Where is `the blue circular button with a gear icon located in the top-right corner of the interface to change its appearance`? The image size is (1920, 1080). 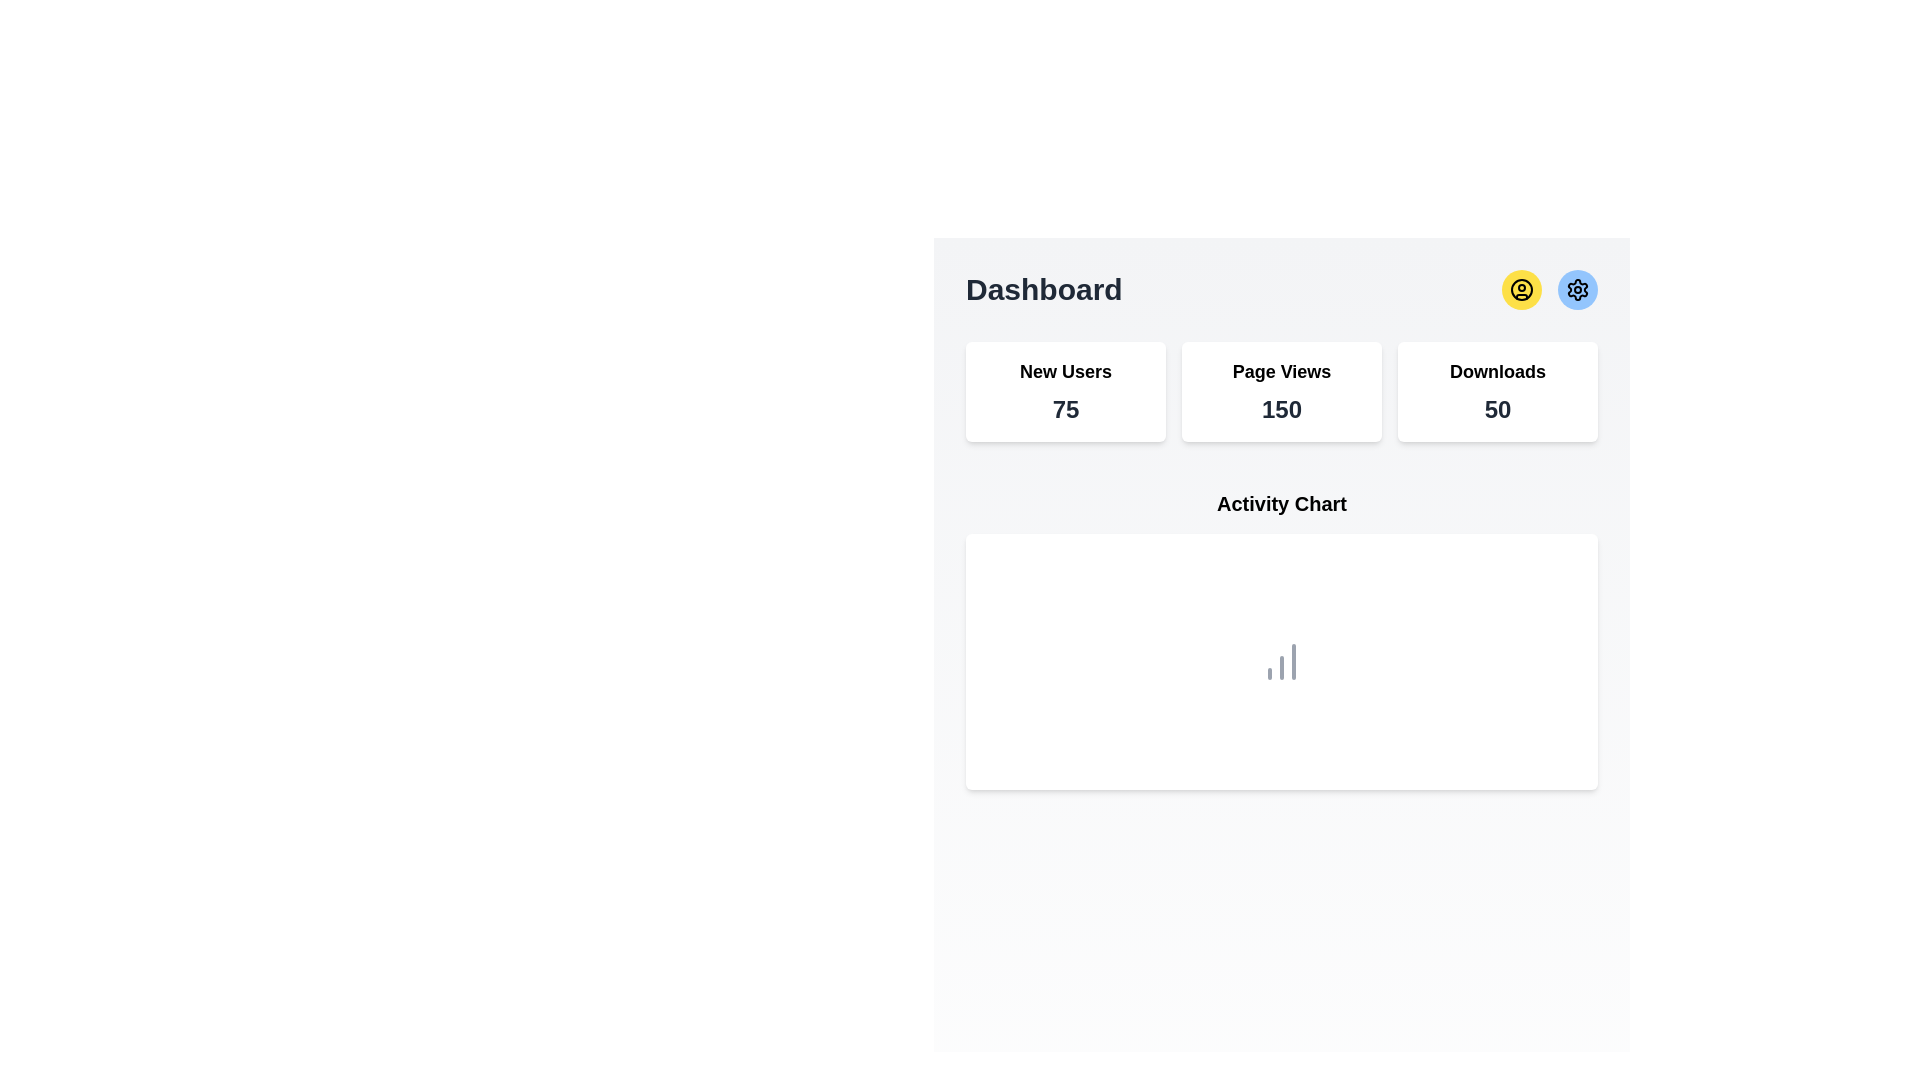 the blue circular button with a gear icon located in the top-right corner of the interface to change its appearance is located at coordinates (1577, 289).